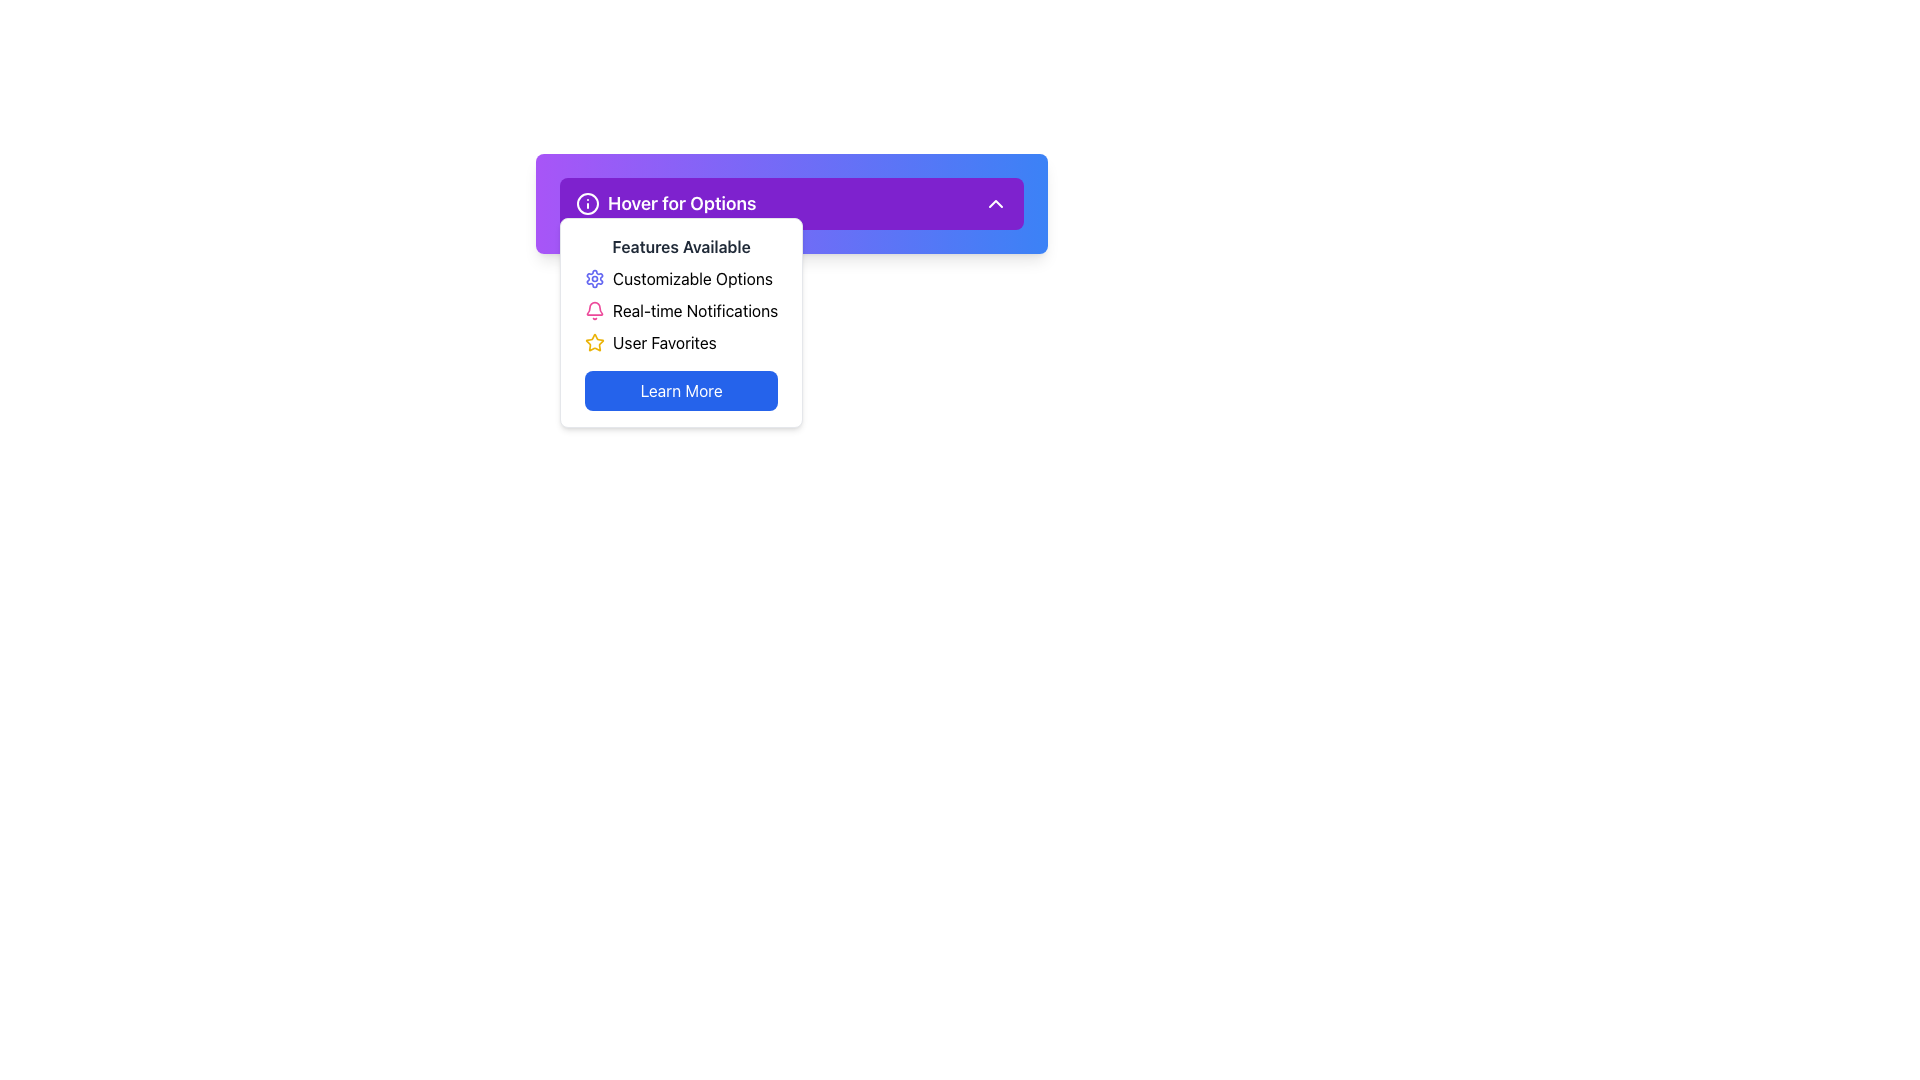 The width and height of the screenshot is (1920, 1080). I want to click on the interactive dropdown indicator icon located at the far right end of the 'Hover for Options' purple button, so click(996, 204).